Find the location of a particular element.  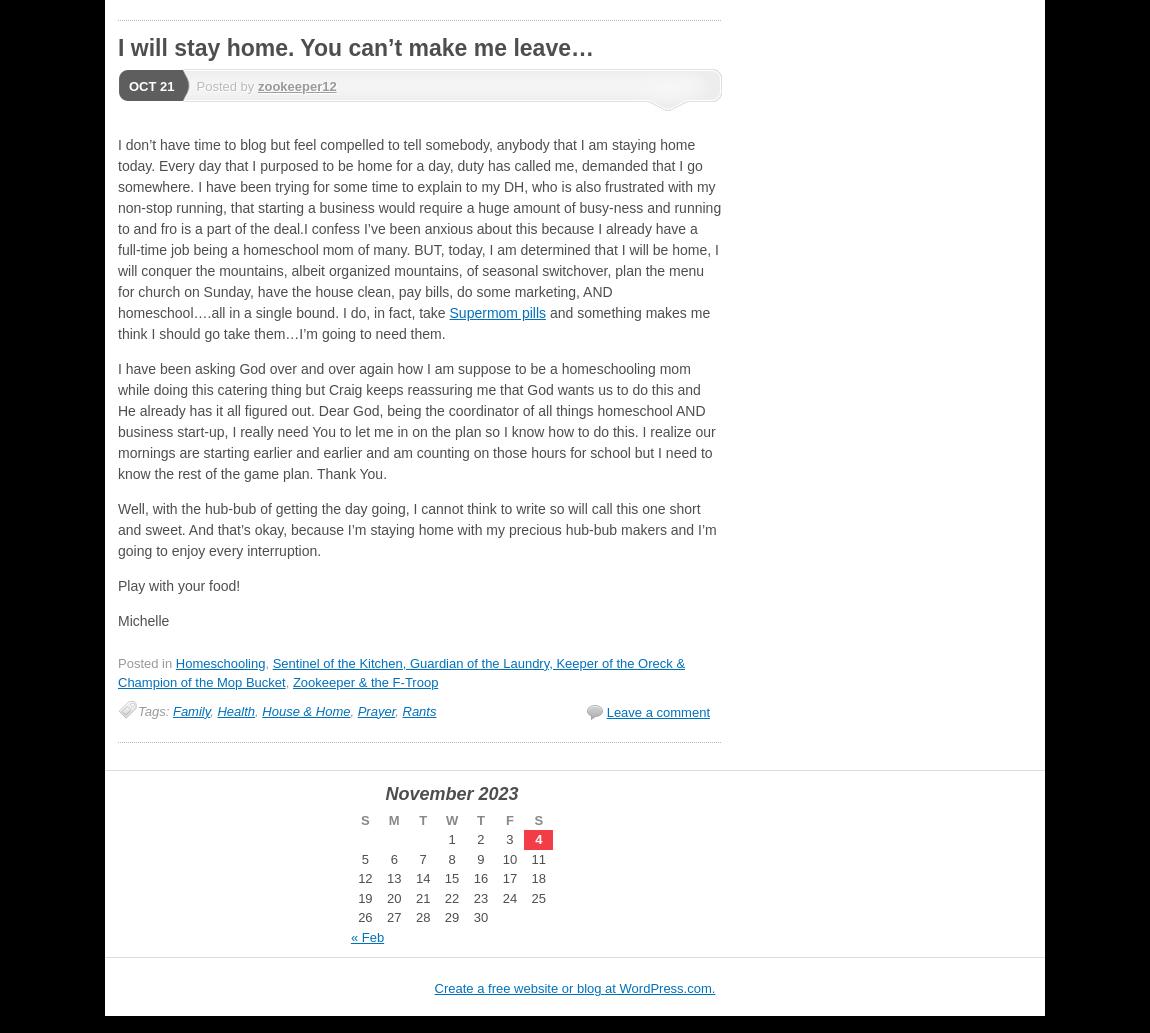

'Sentinel of the Kitchen, Guardian of the Laundry, Keeper of the Oreck & Champion of the Mop Bucket' is located at coordinates (401, 671).